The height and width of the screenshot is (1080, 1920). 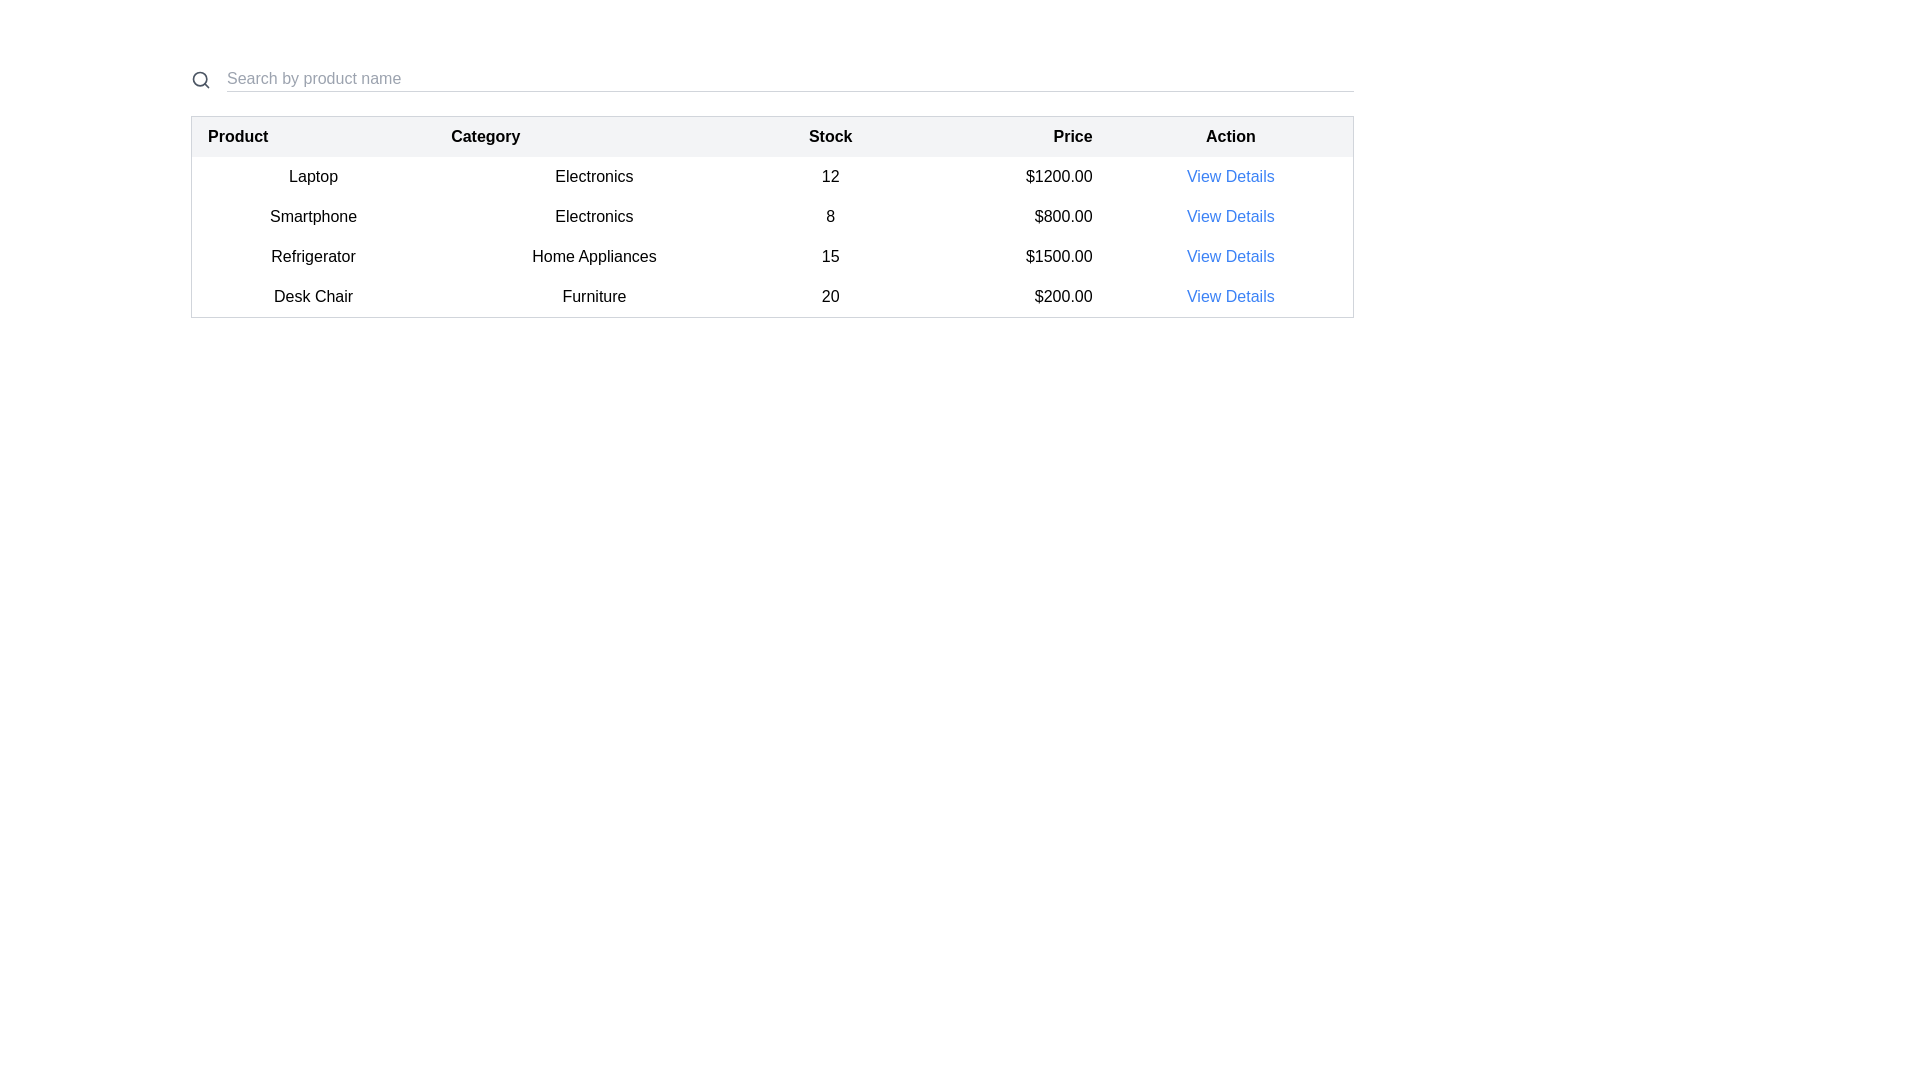 I want to click on the numeric text displaying the value '8' in the 'Stock' column of the tabular interface for the 'Smartphone' item, so click(x=830, y=216).